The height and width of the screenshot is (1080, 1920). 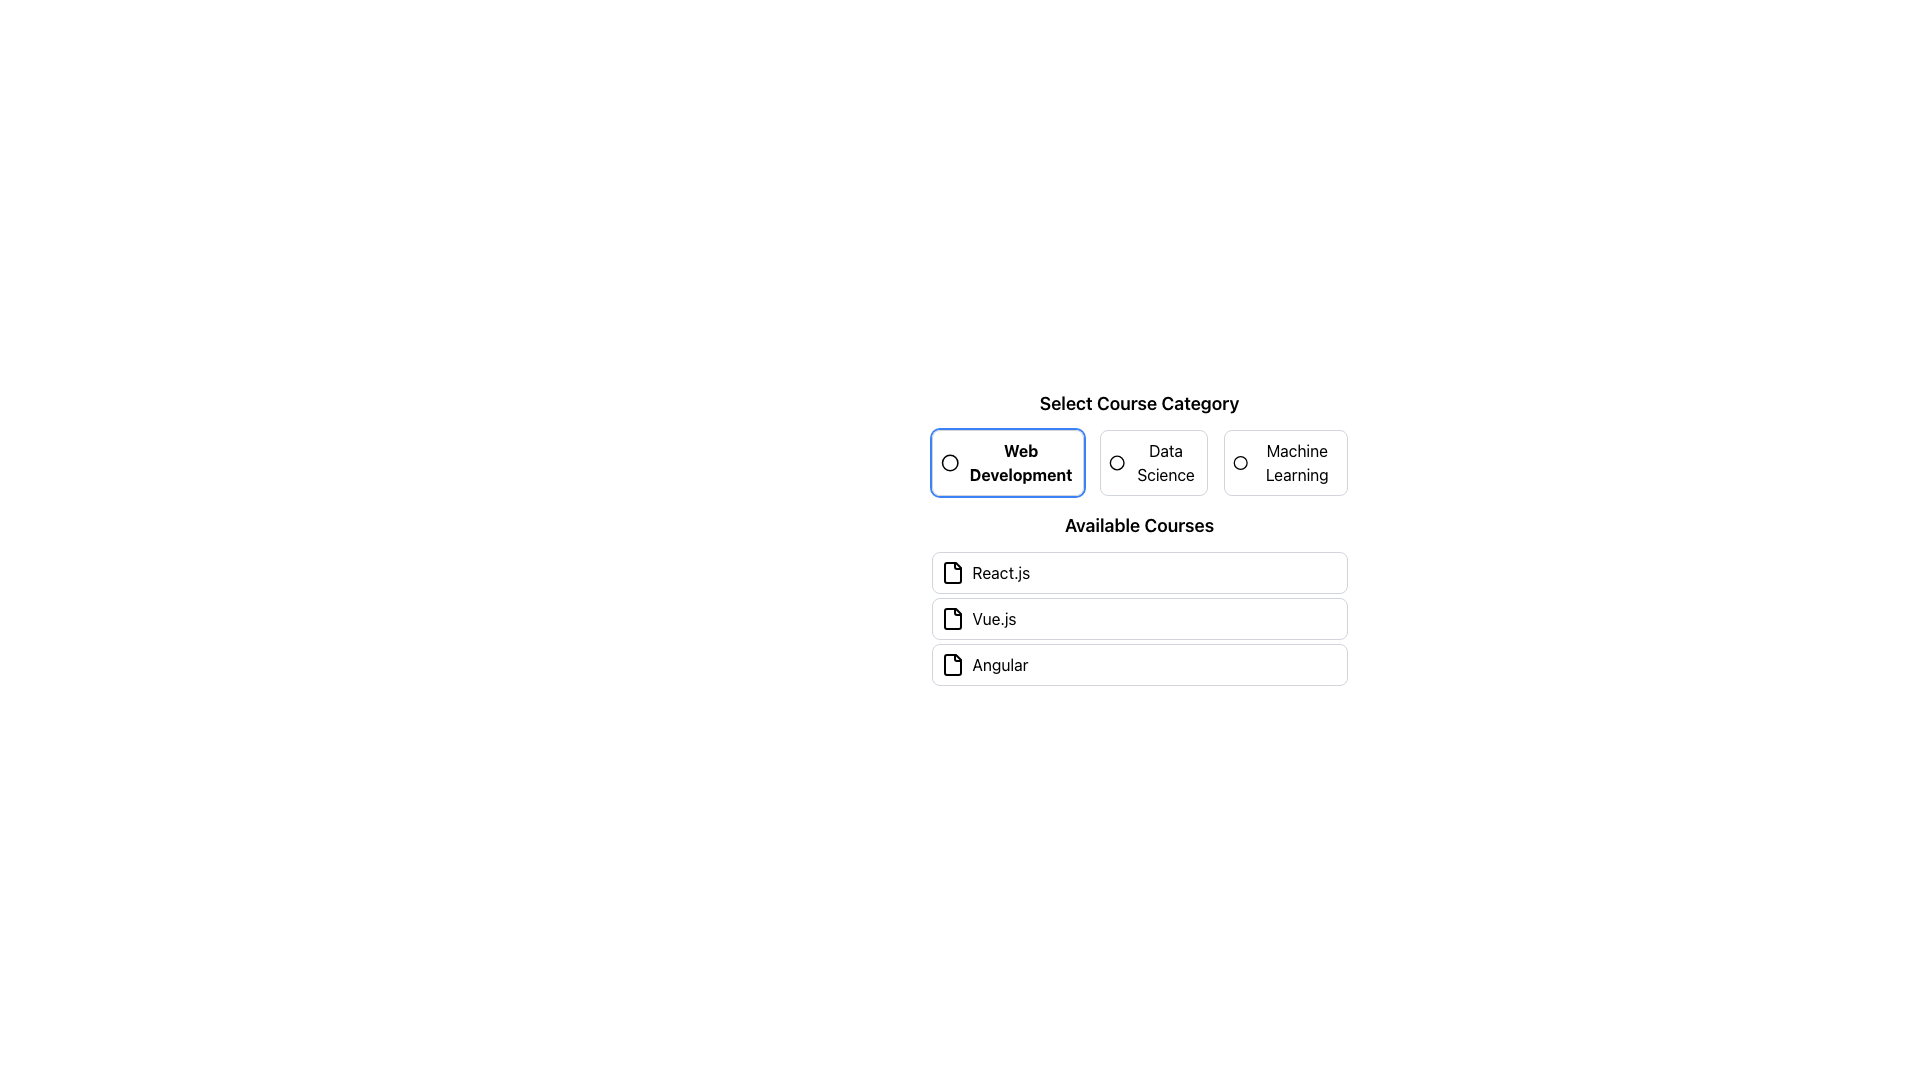 What do you see at coordinates (948, 462) in the screenshot?
I see `the 'Web Development' button which contains the icon representing the category 'Web Development'` at bounding box center [948, 462].